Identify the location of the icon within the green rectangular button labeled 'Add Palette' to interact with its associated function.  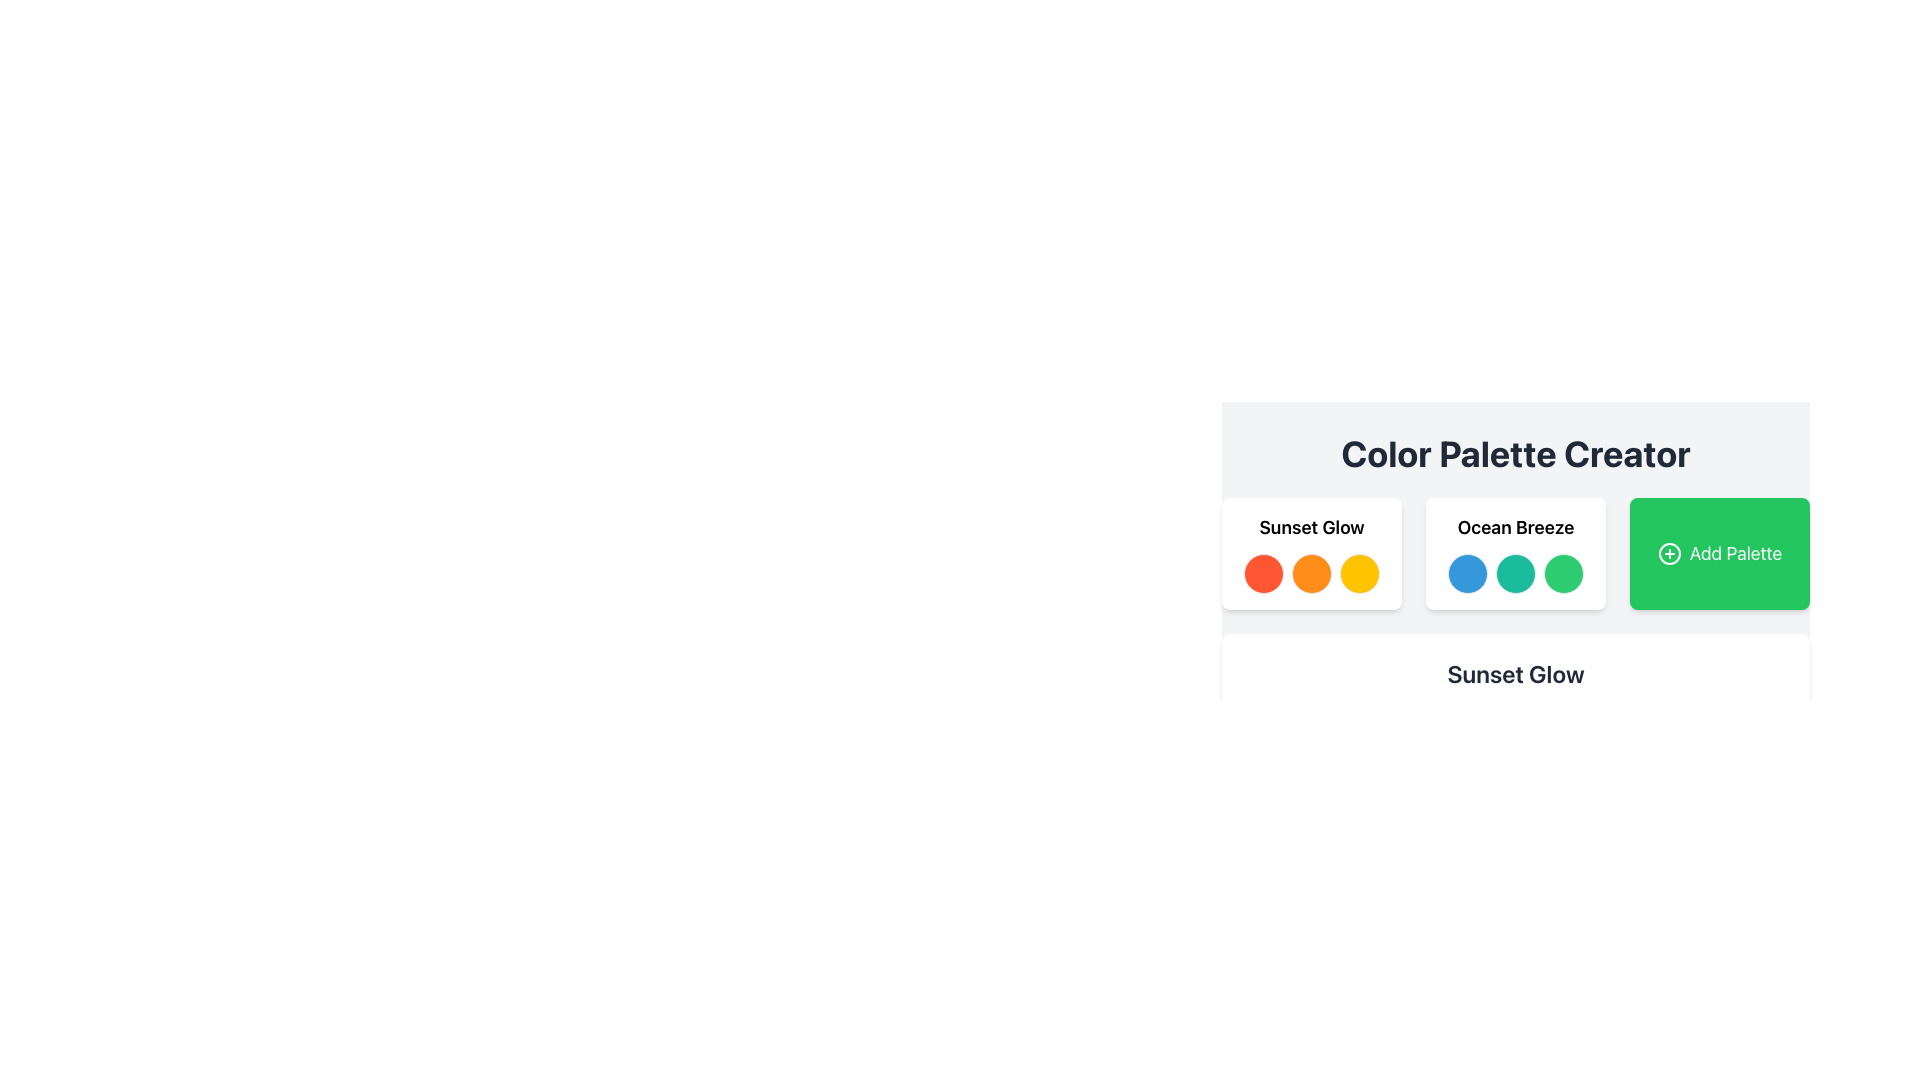
(1669, 554).